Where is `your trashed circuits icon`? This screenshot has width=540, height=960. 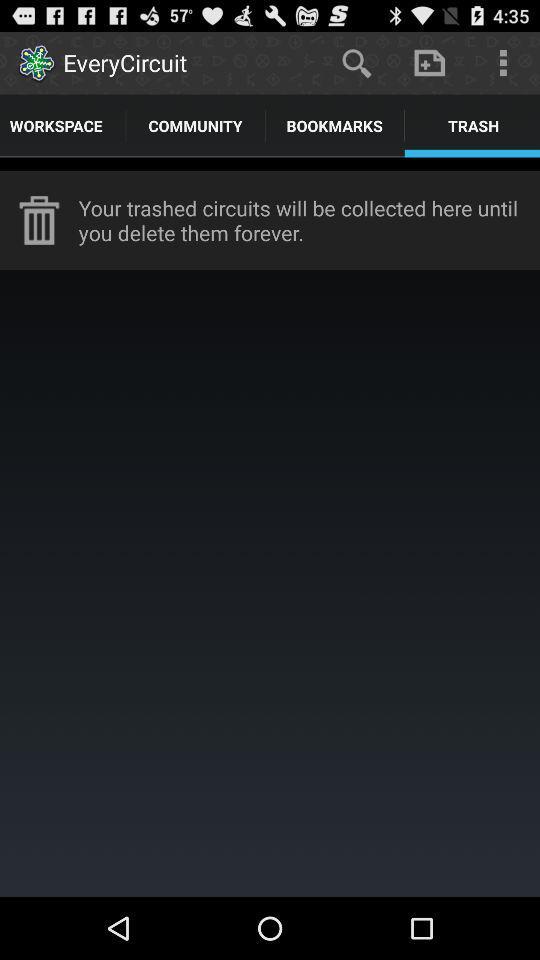
your trashed circuits icon is located at coordinates (309, 220).